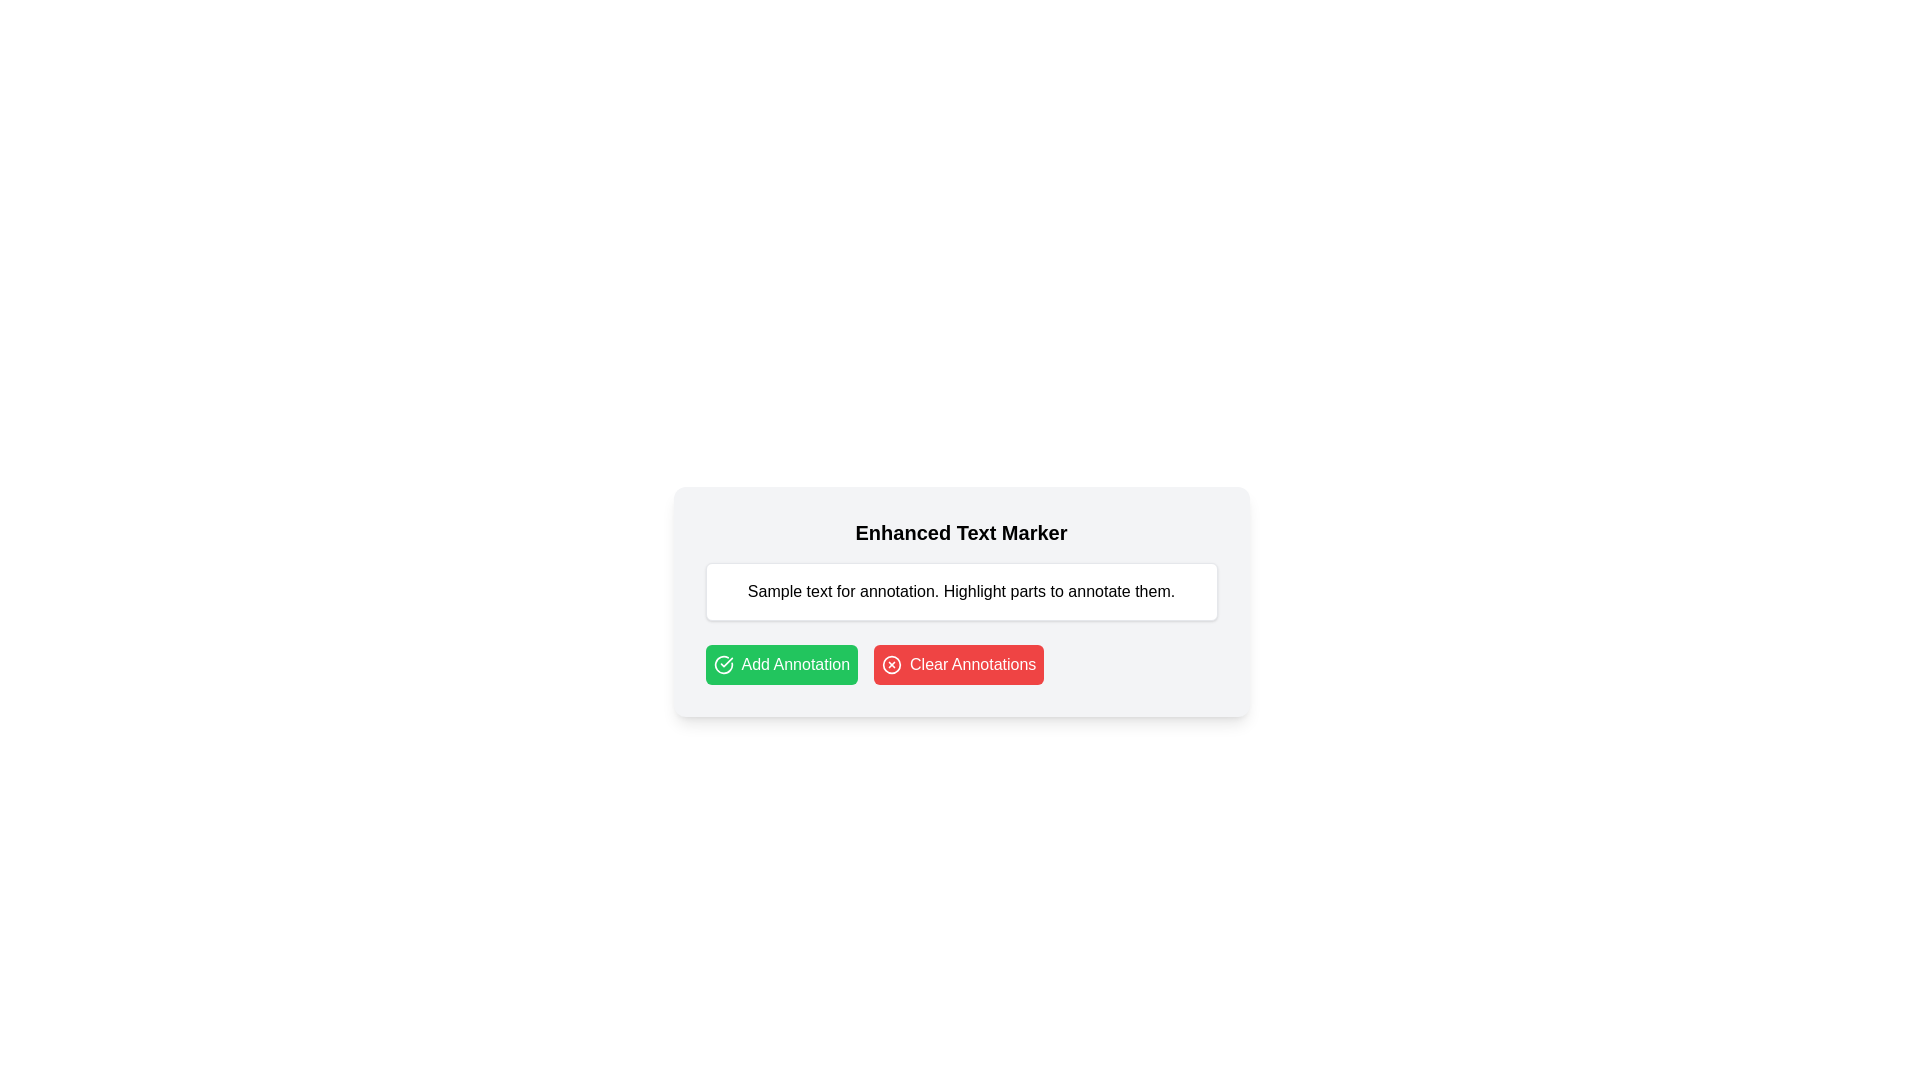  Describe the element at coordinates (896, 590) in the screenshot. I see `the last 't' in the word 'annotation' within the text line that begins with 'Sample text' and ends with 'annotate them.'` at that location.